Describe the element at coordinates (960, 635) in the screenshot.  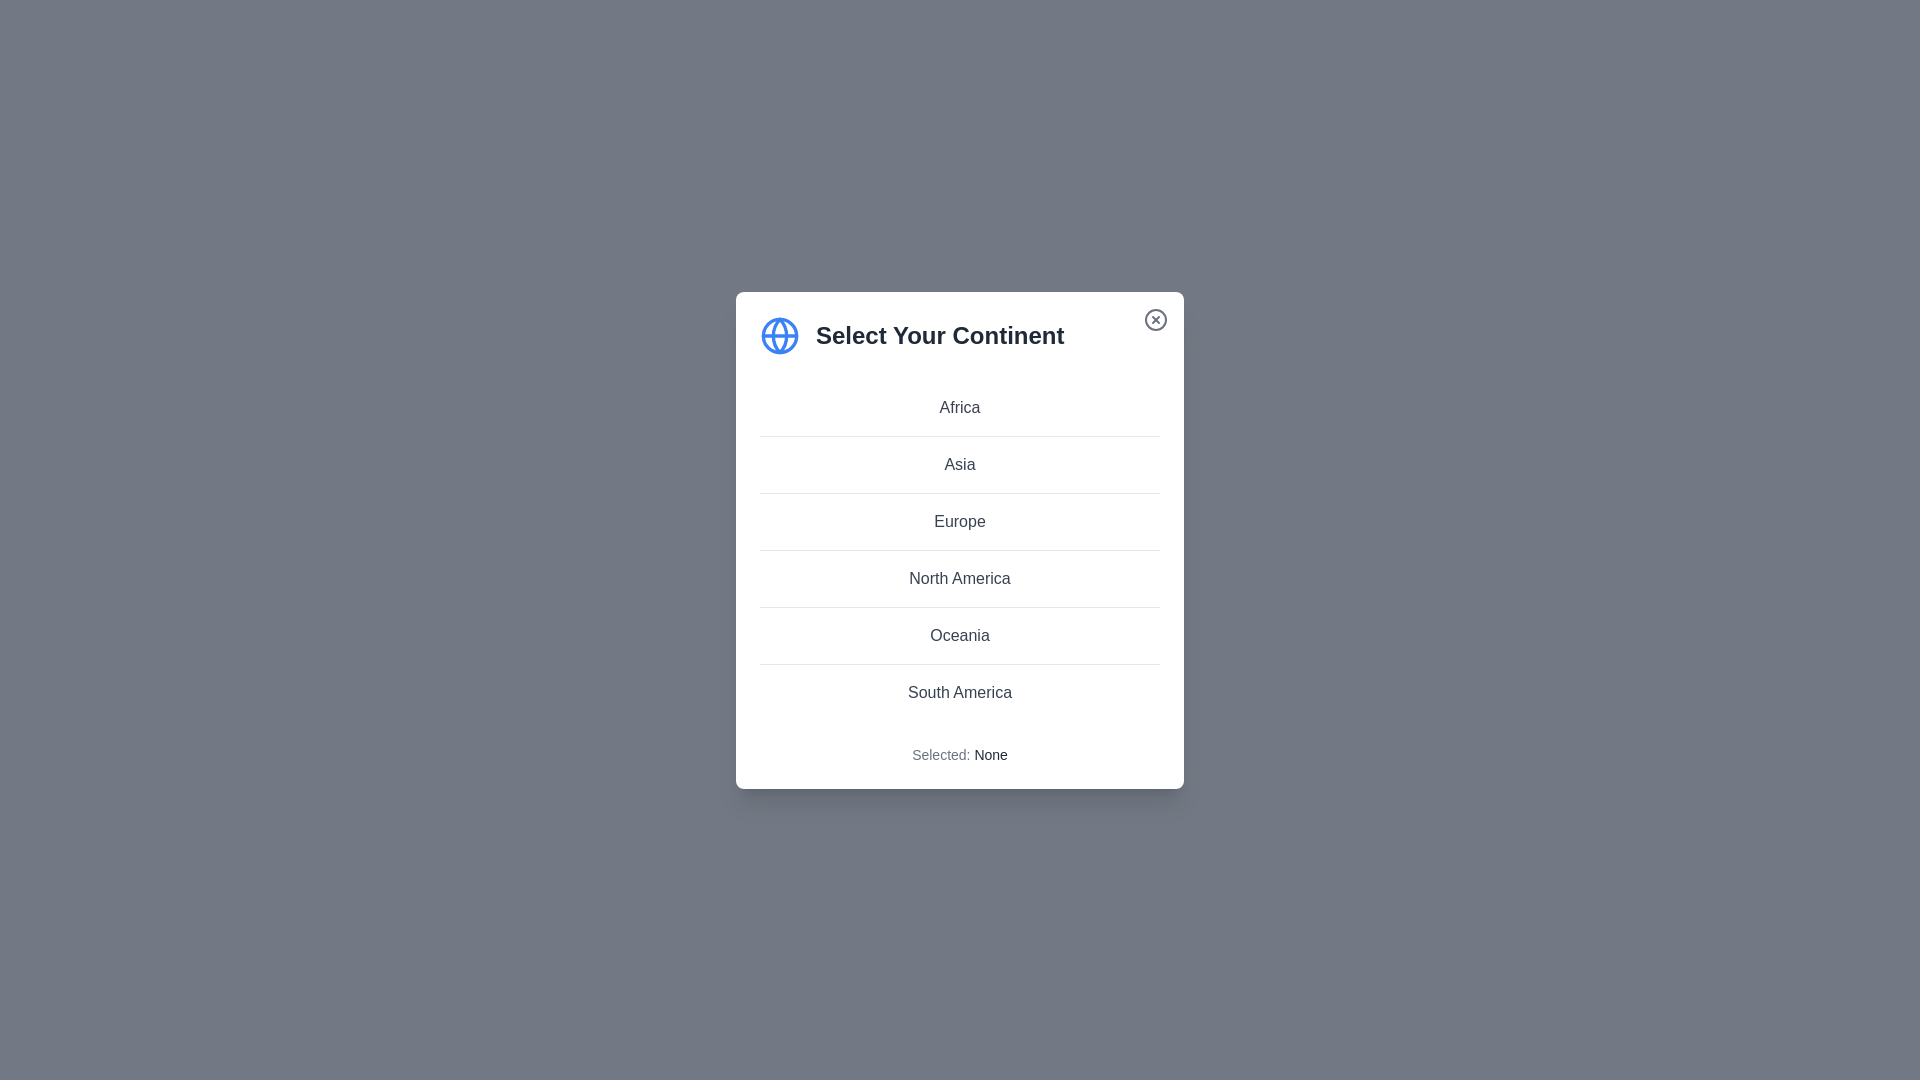
I see `the continent Oceania from the list` at that location.